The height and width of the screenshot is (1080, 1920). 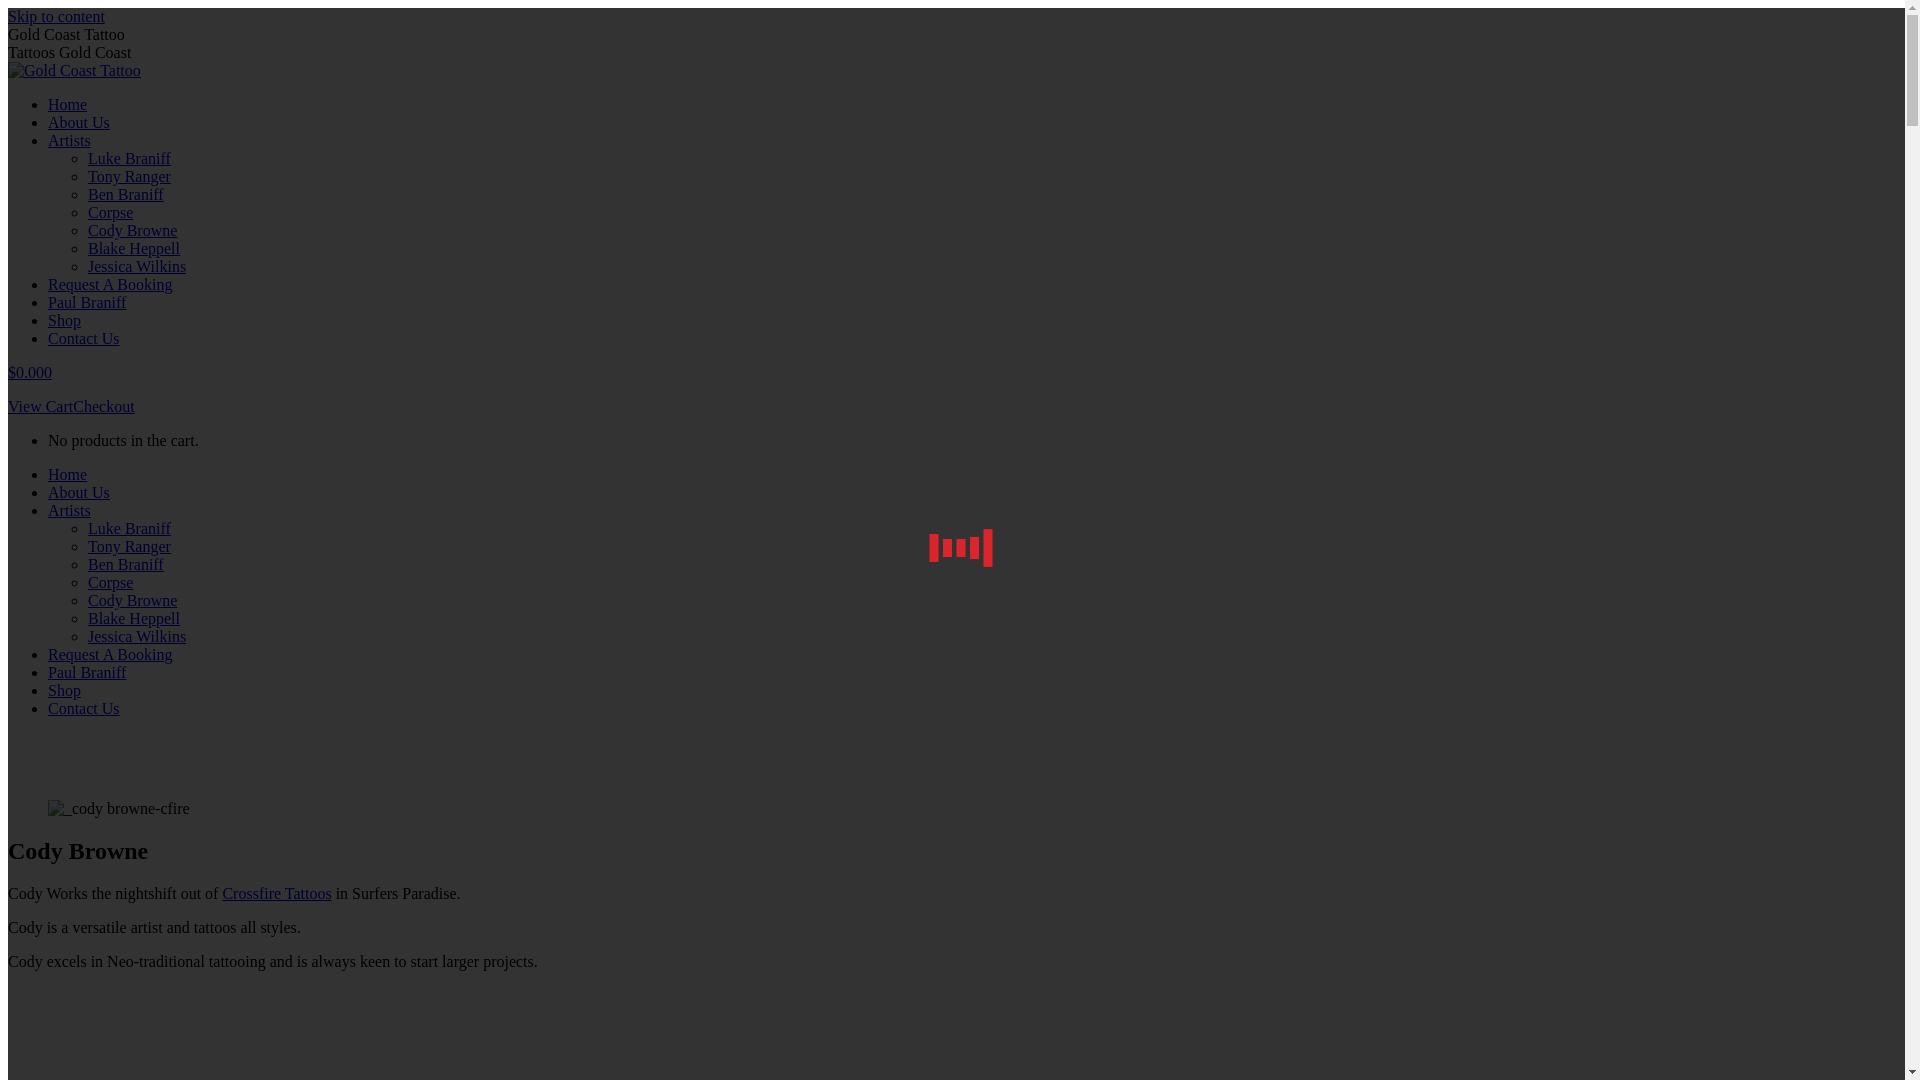 I want to click on 'Corpse', so click(x=109, y=212).